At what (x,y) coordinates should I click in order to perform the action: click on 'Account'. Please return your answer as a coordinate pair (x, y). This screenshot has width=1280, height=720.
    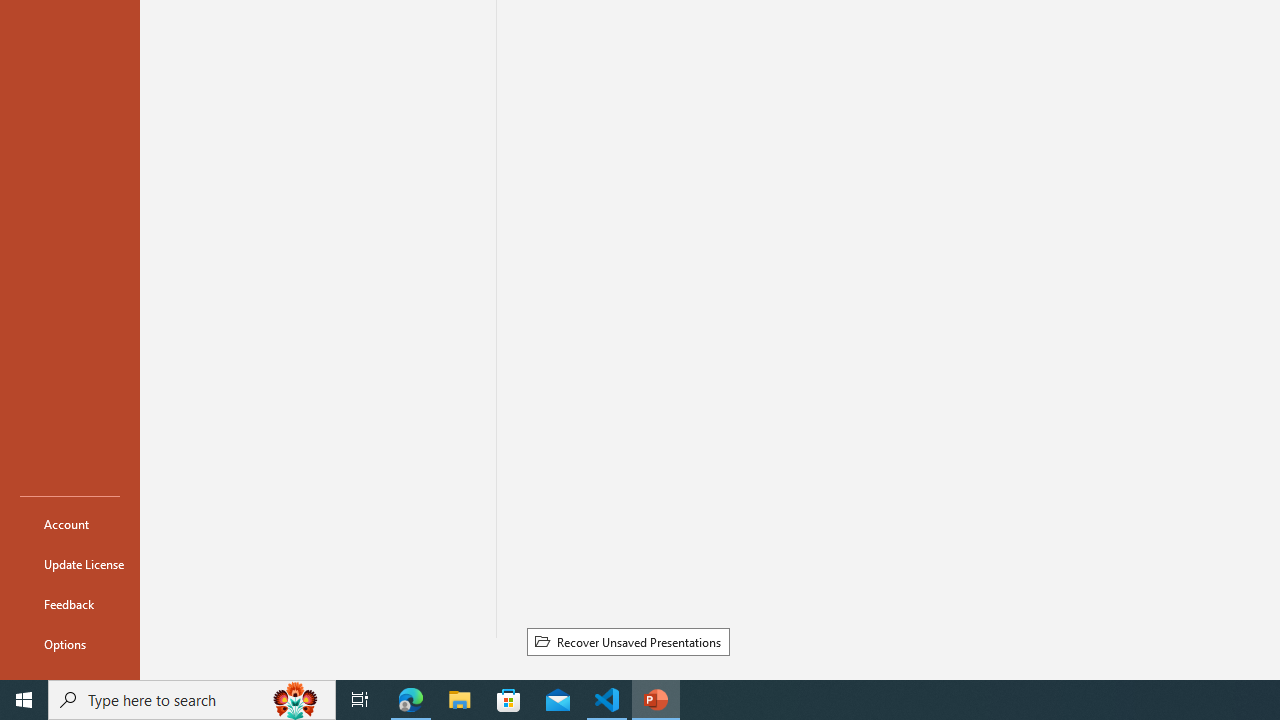
    Looking at the image, I should click on (69, 523).